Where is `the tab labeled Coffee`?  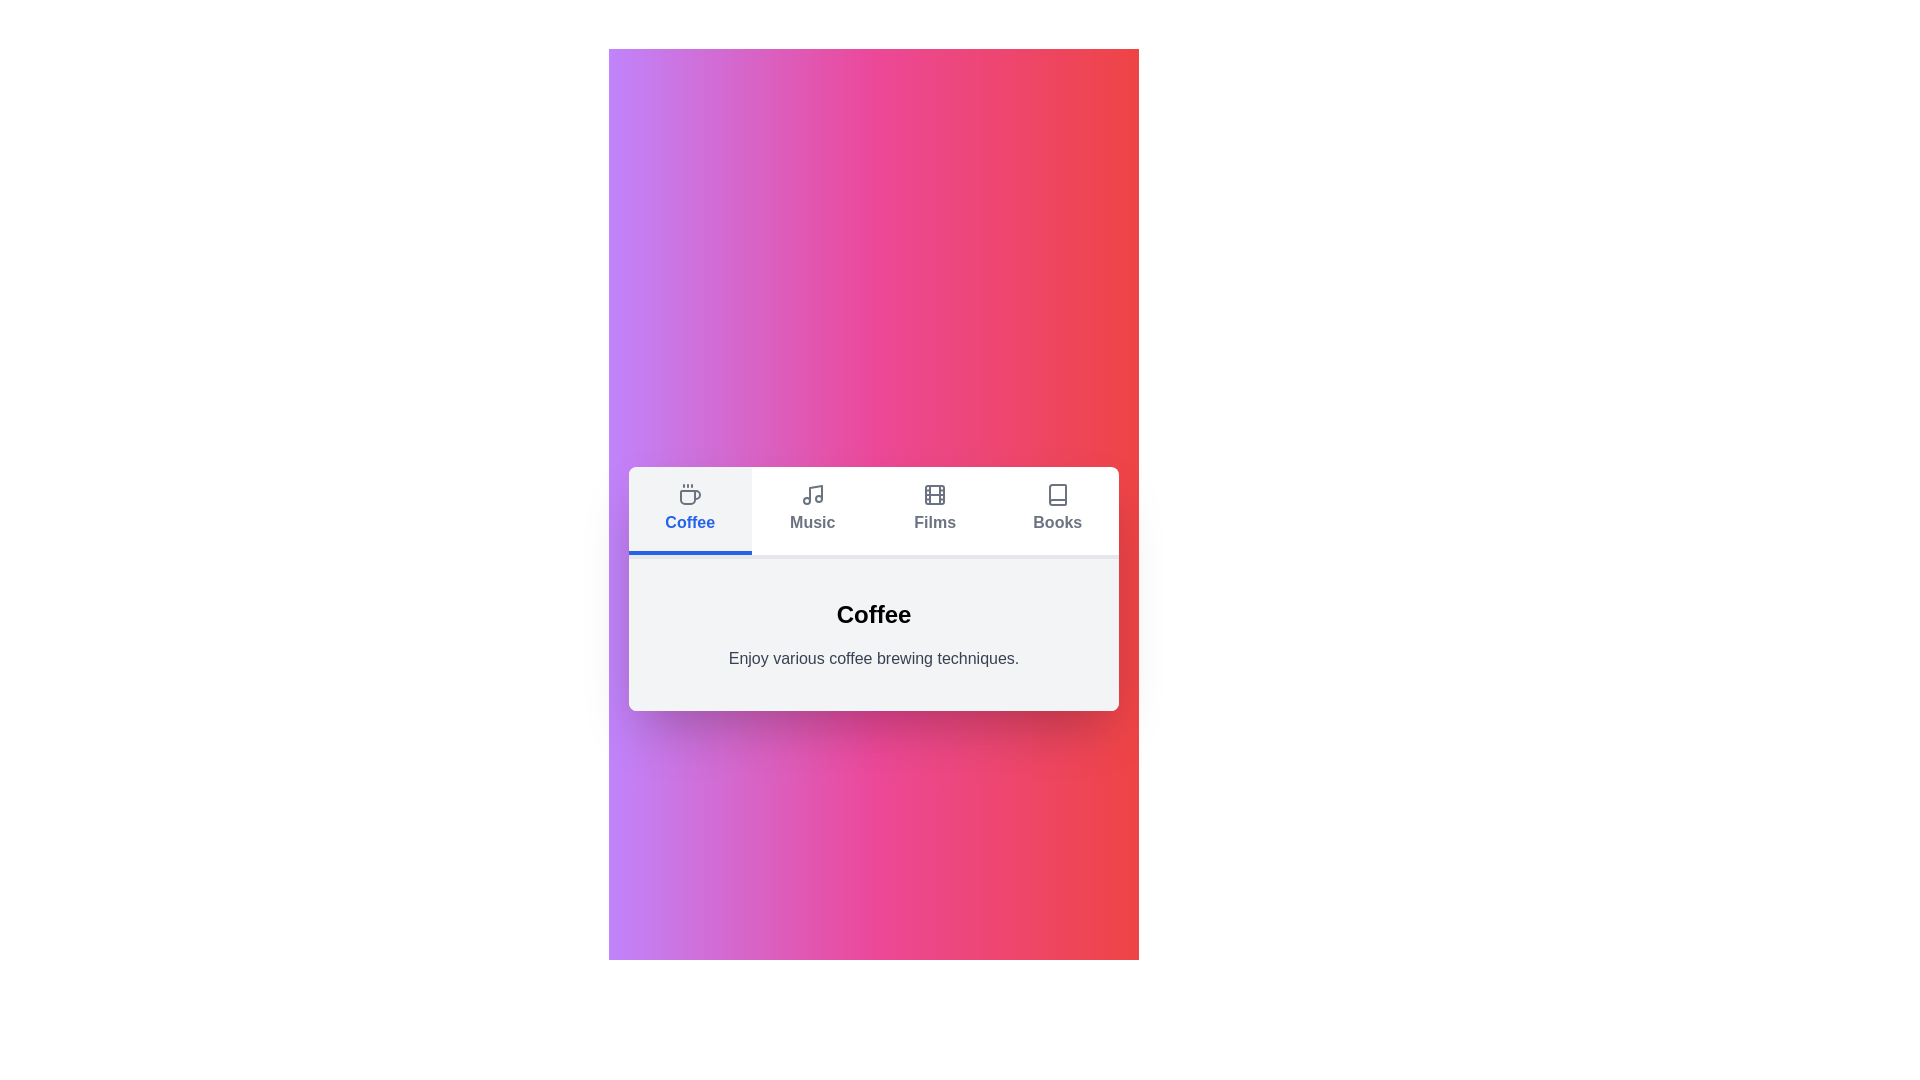 the tab labeled Coffee is located at coordinates (690, 509).